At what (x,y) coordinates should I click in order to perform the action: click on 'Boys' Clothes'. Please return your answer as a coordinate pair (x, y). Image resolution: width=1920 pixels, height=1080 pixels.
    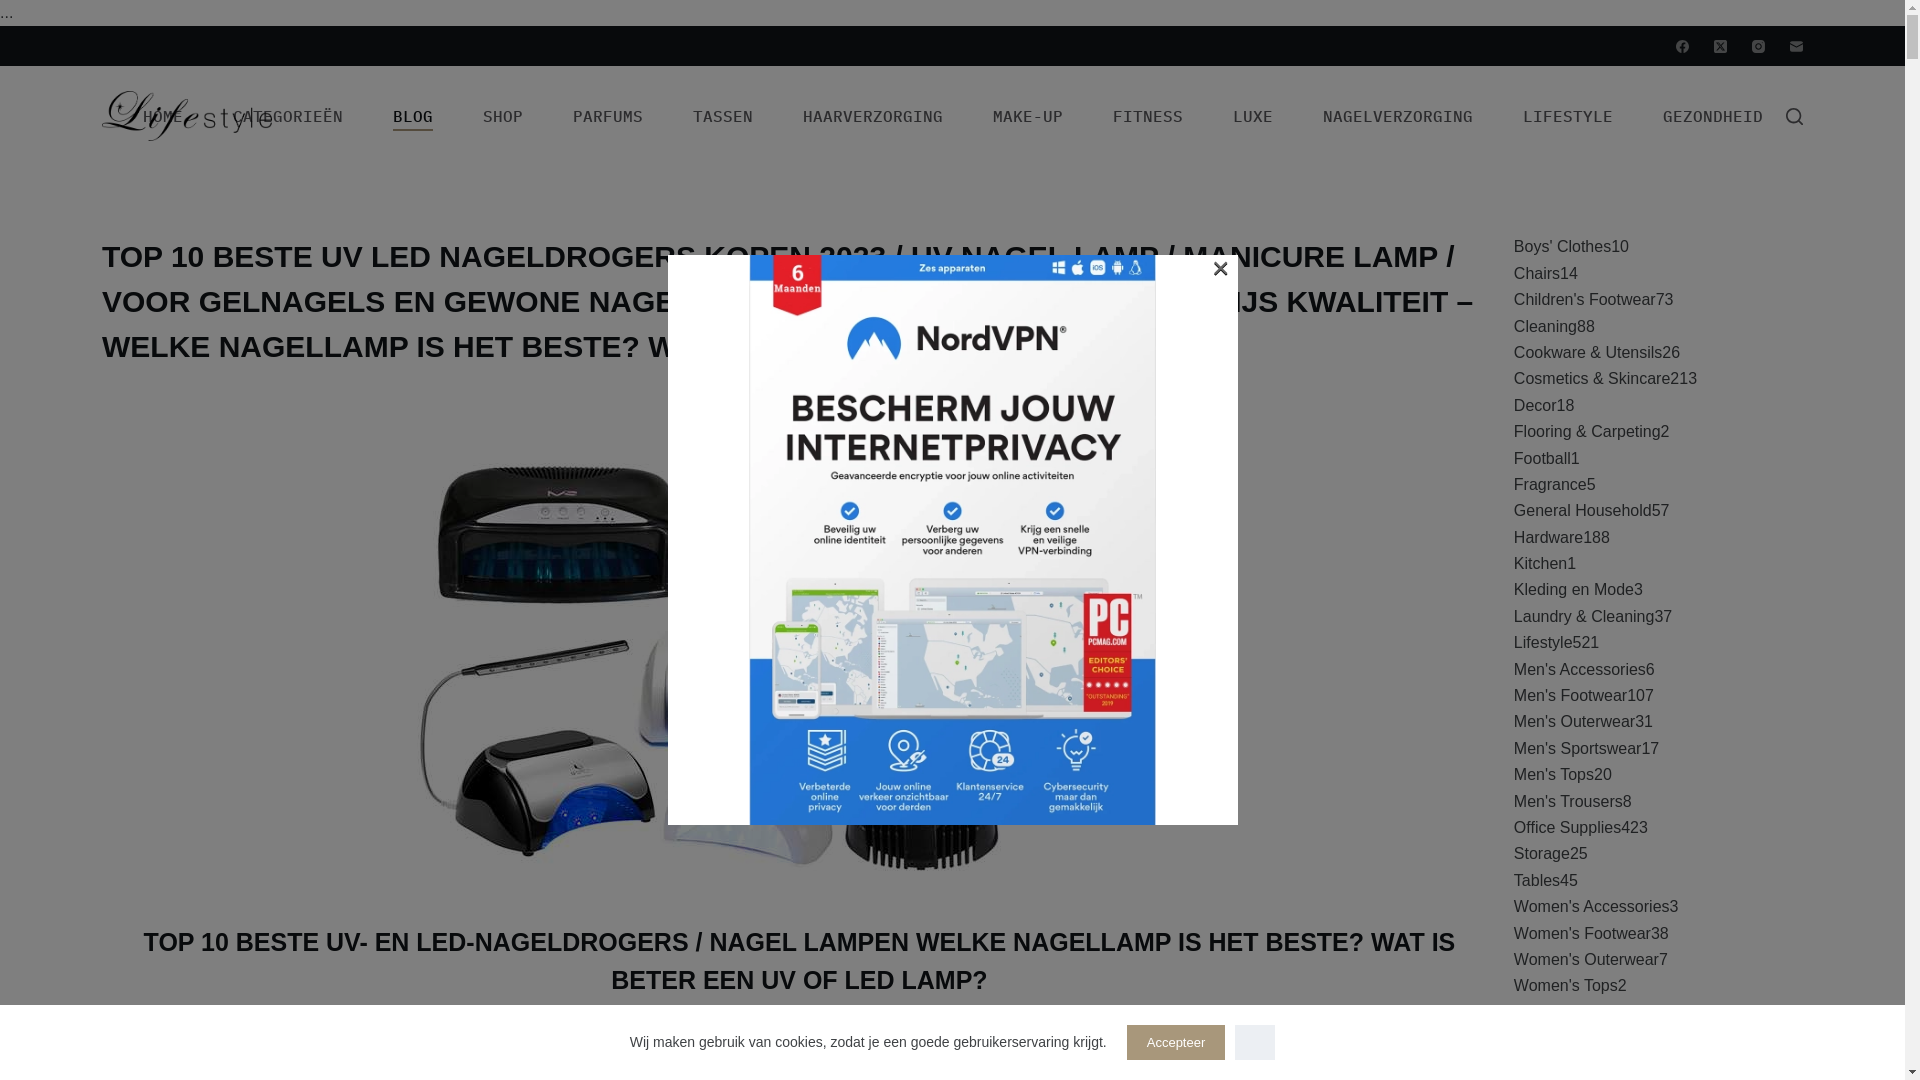
    Looking at the image, I should click on (1561, 245).